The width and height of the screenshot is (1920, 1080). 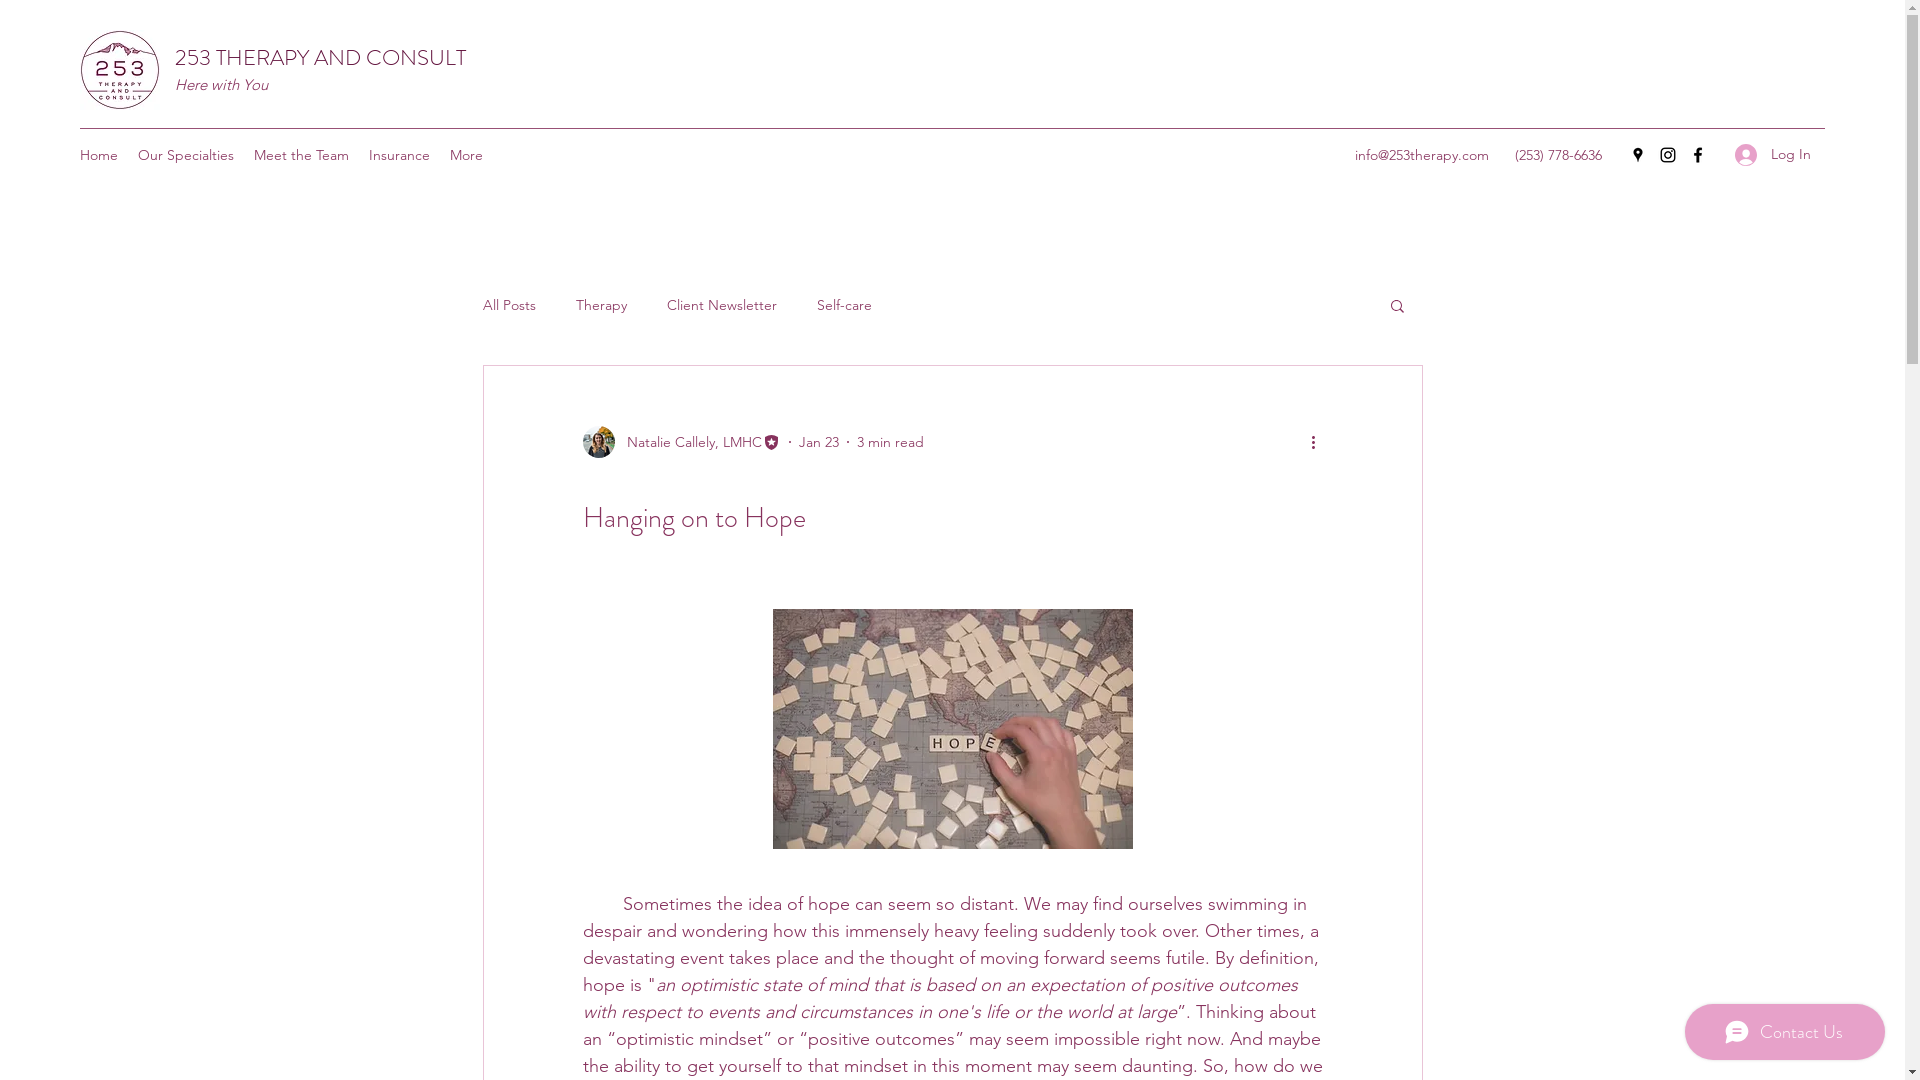 I want to click on '253 THERAPY AND CONSULT', so click(x=320, y=56).